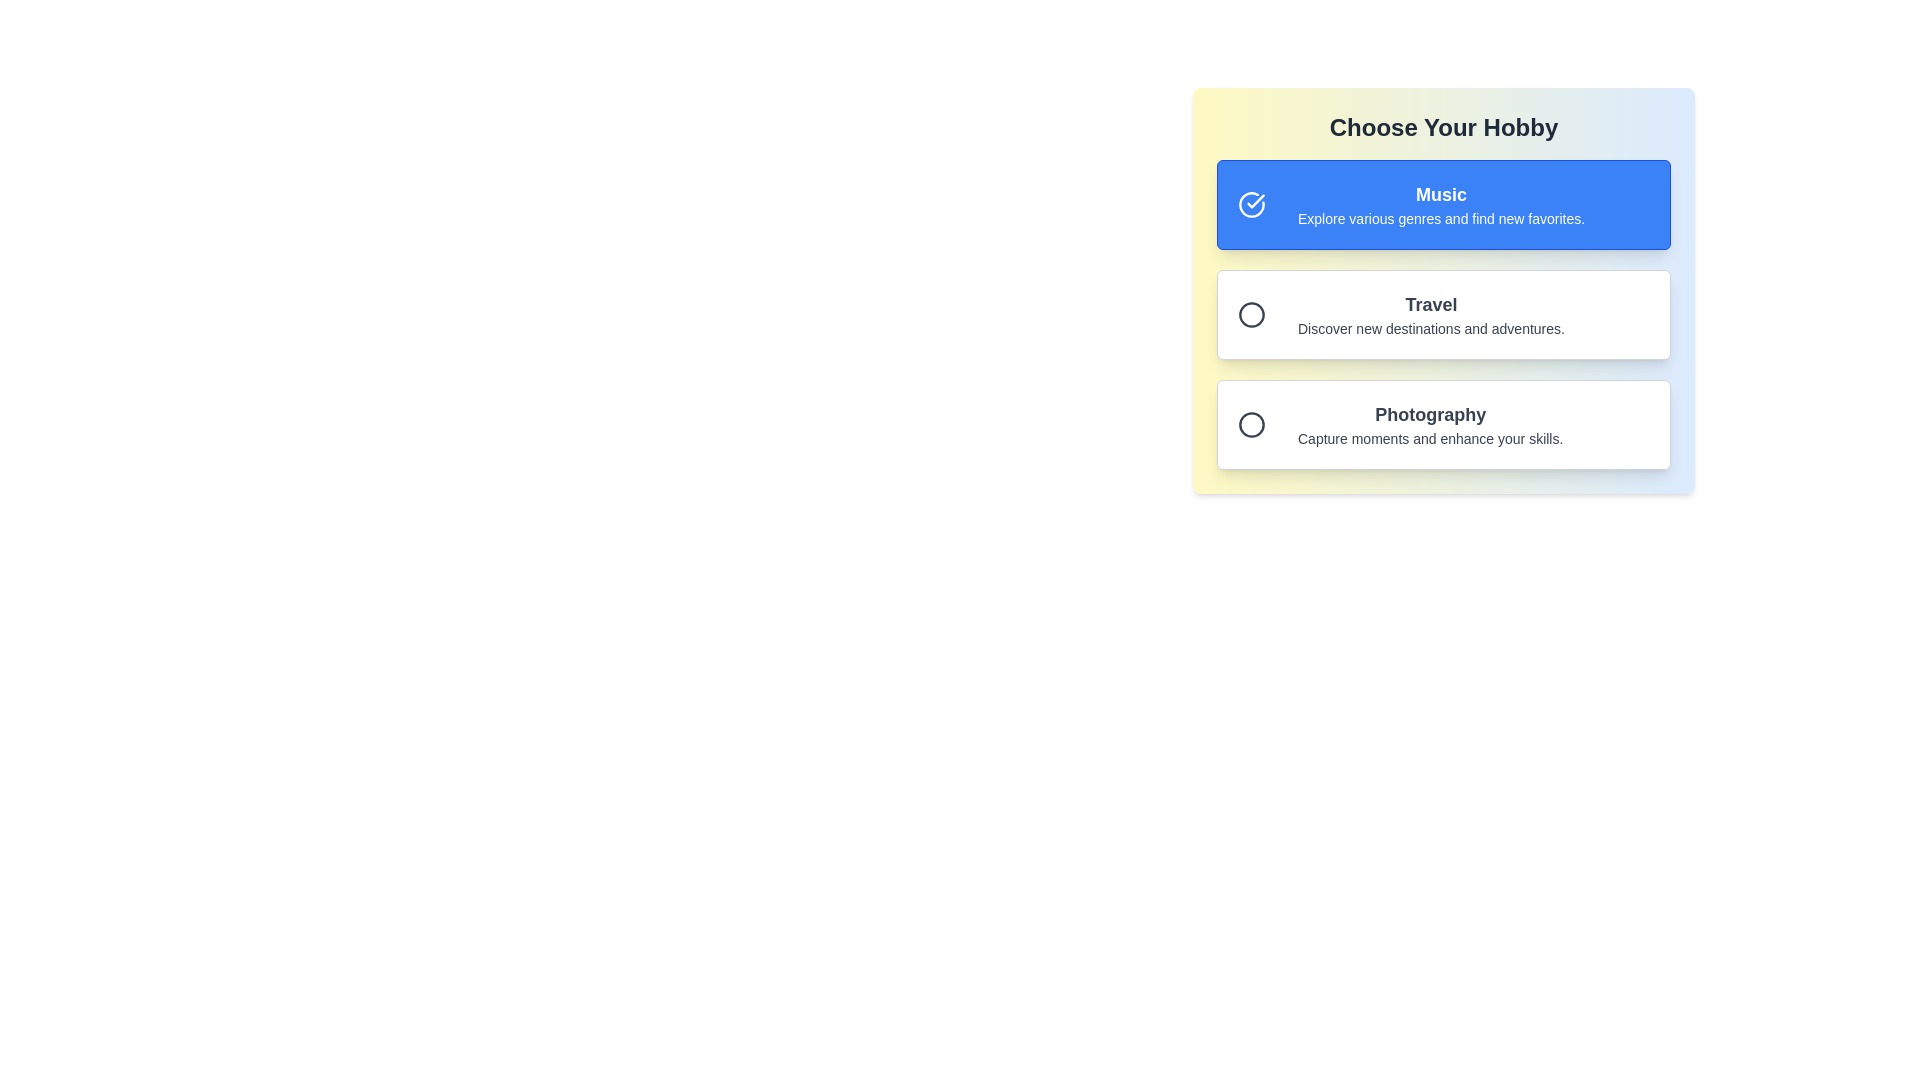  I want to click on the middle selection box for the 'Choose Your Hobby' section to trigger a visual effect, so click(1444, 290).